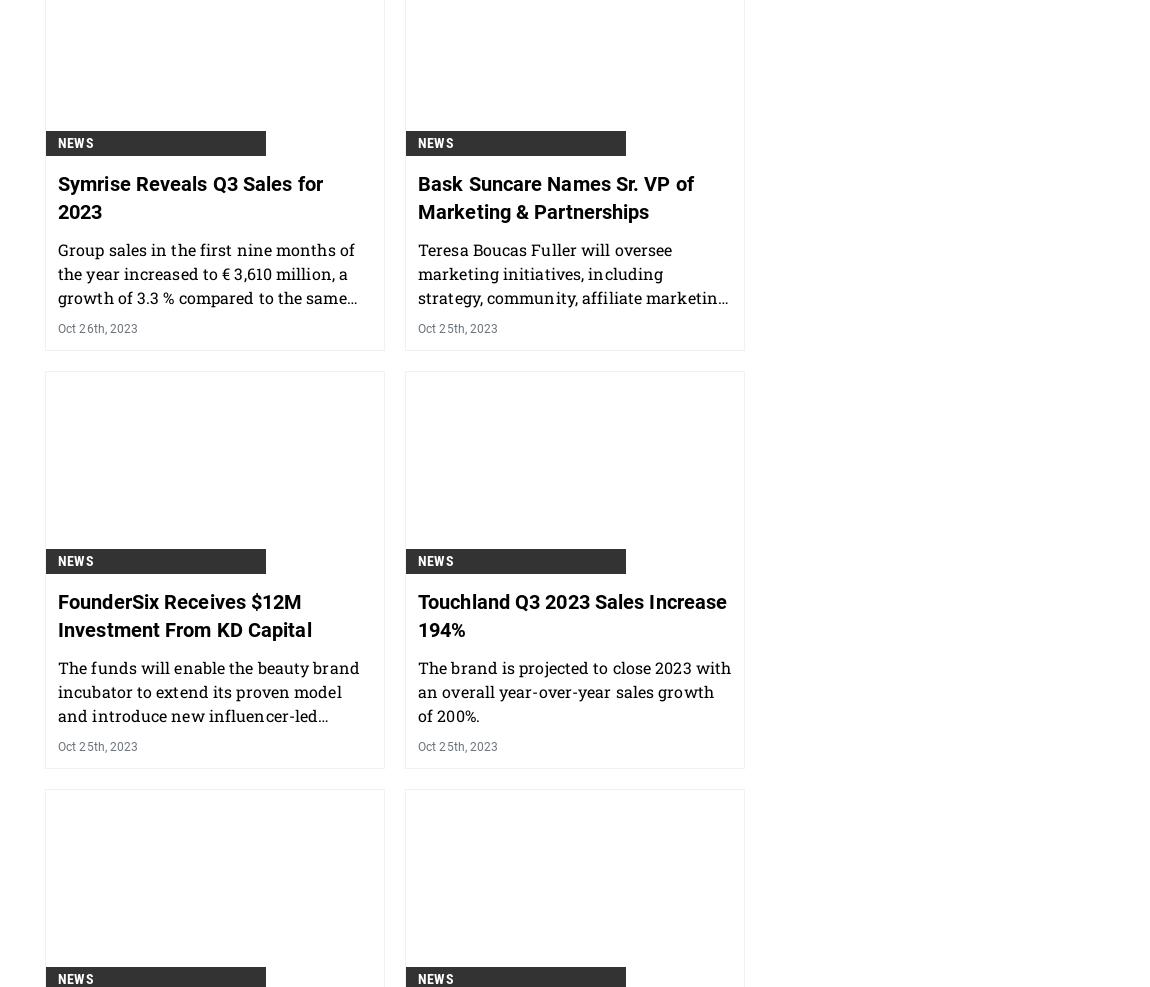  What do you see at coordinates (573, 401) in the screenshot?
I see `'Teresa Boucas Fuller will oversee marketing initiatives, including strategy, community, affiliate marketing, strategic partnerships and channel expansion.'` at bounding box center [573, 401].